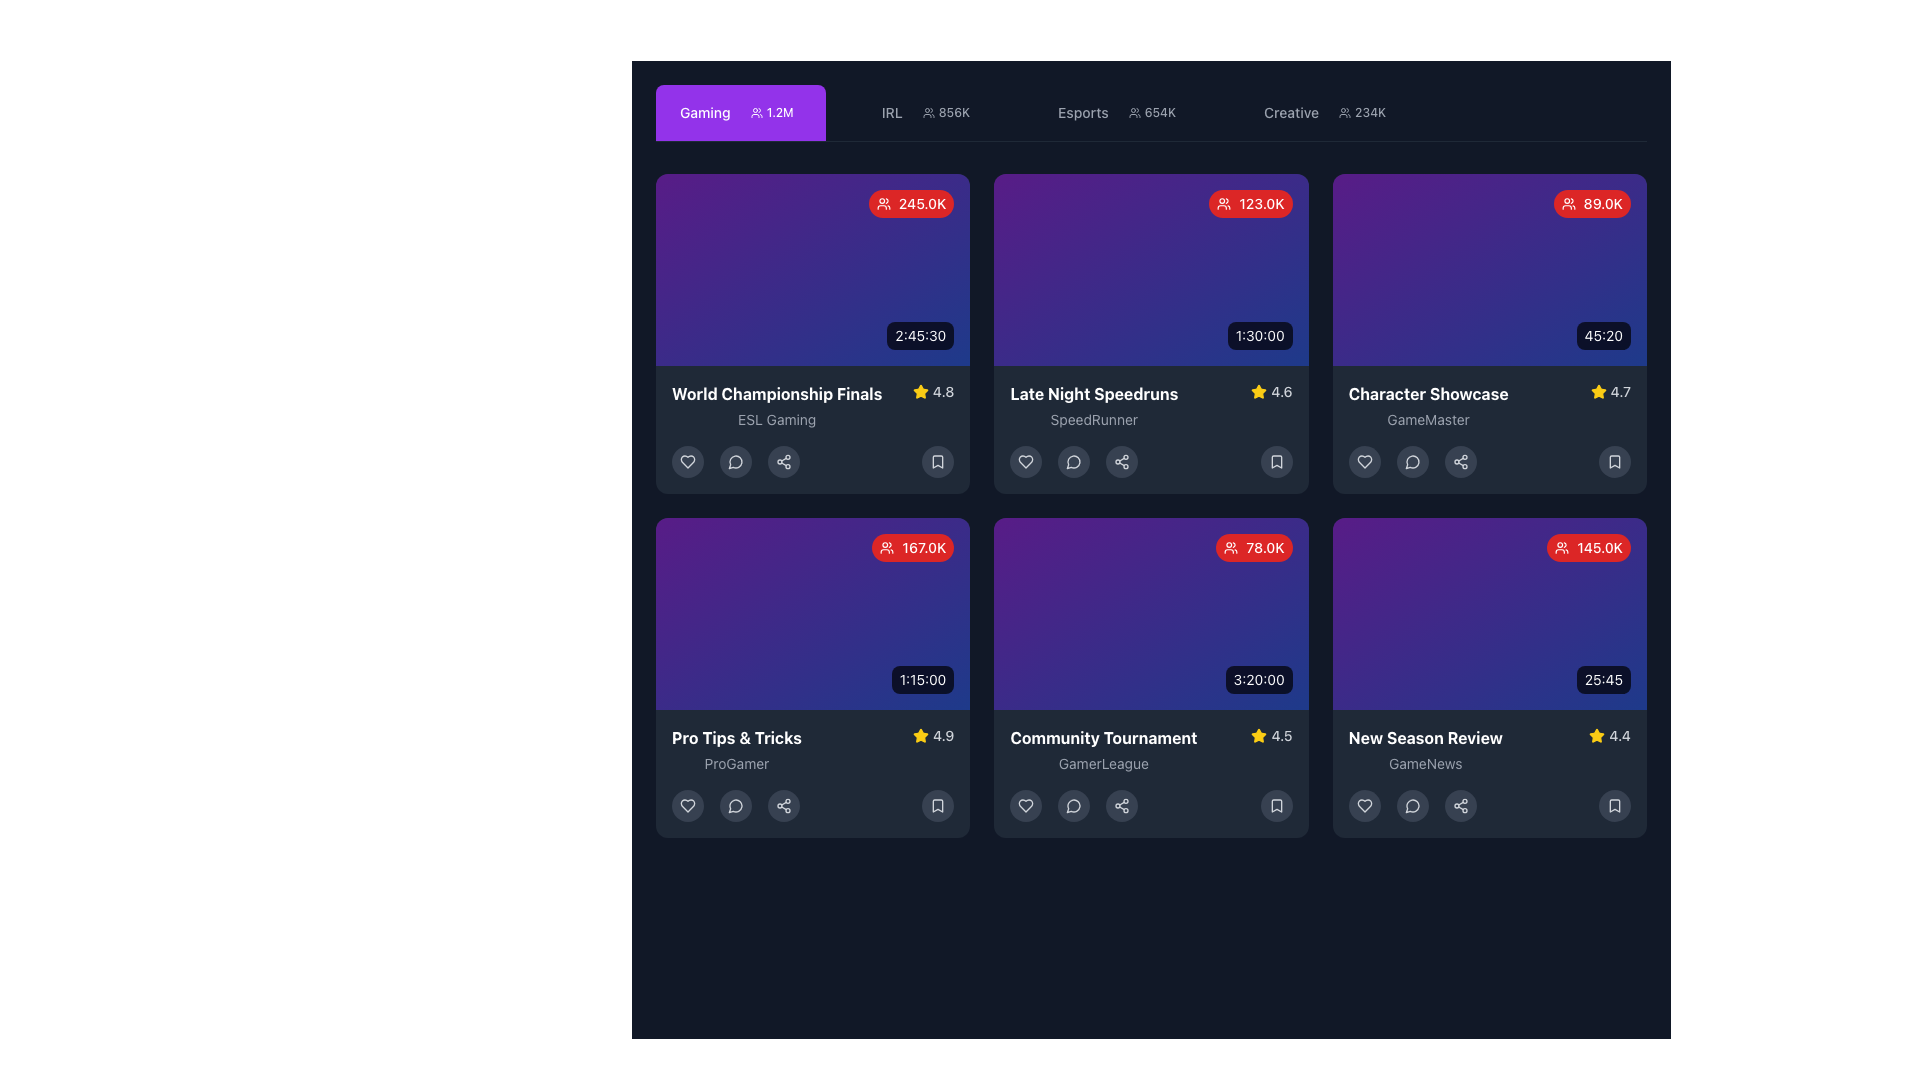 Image resolution: width=1920 pixels, height=1080 pixels. I want to click on the heart icon button located at the bottom-right of the card-style content area to favorite the associated content, so click(1363, 805).